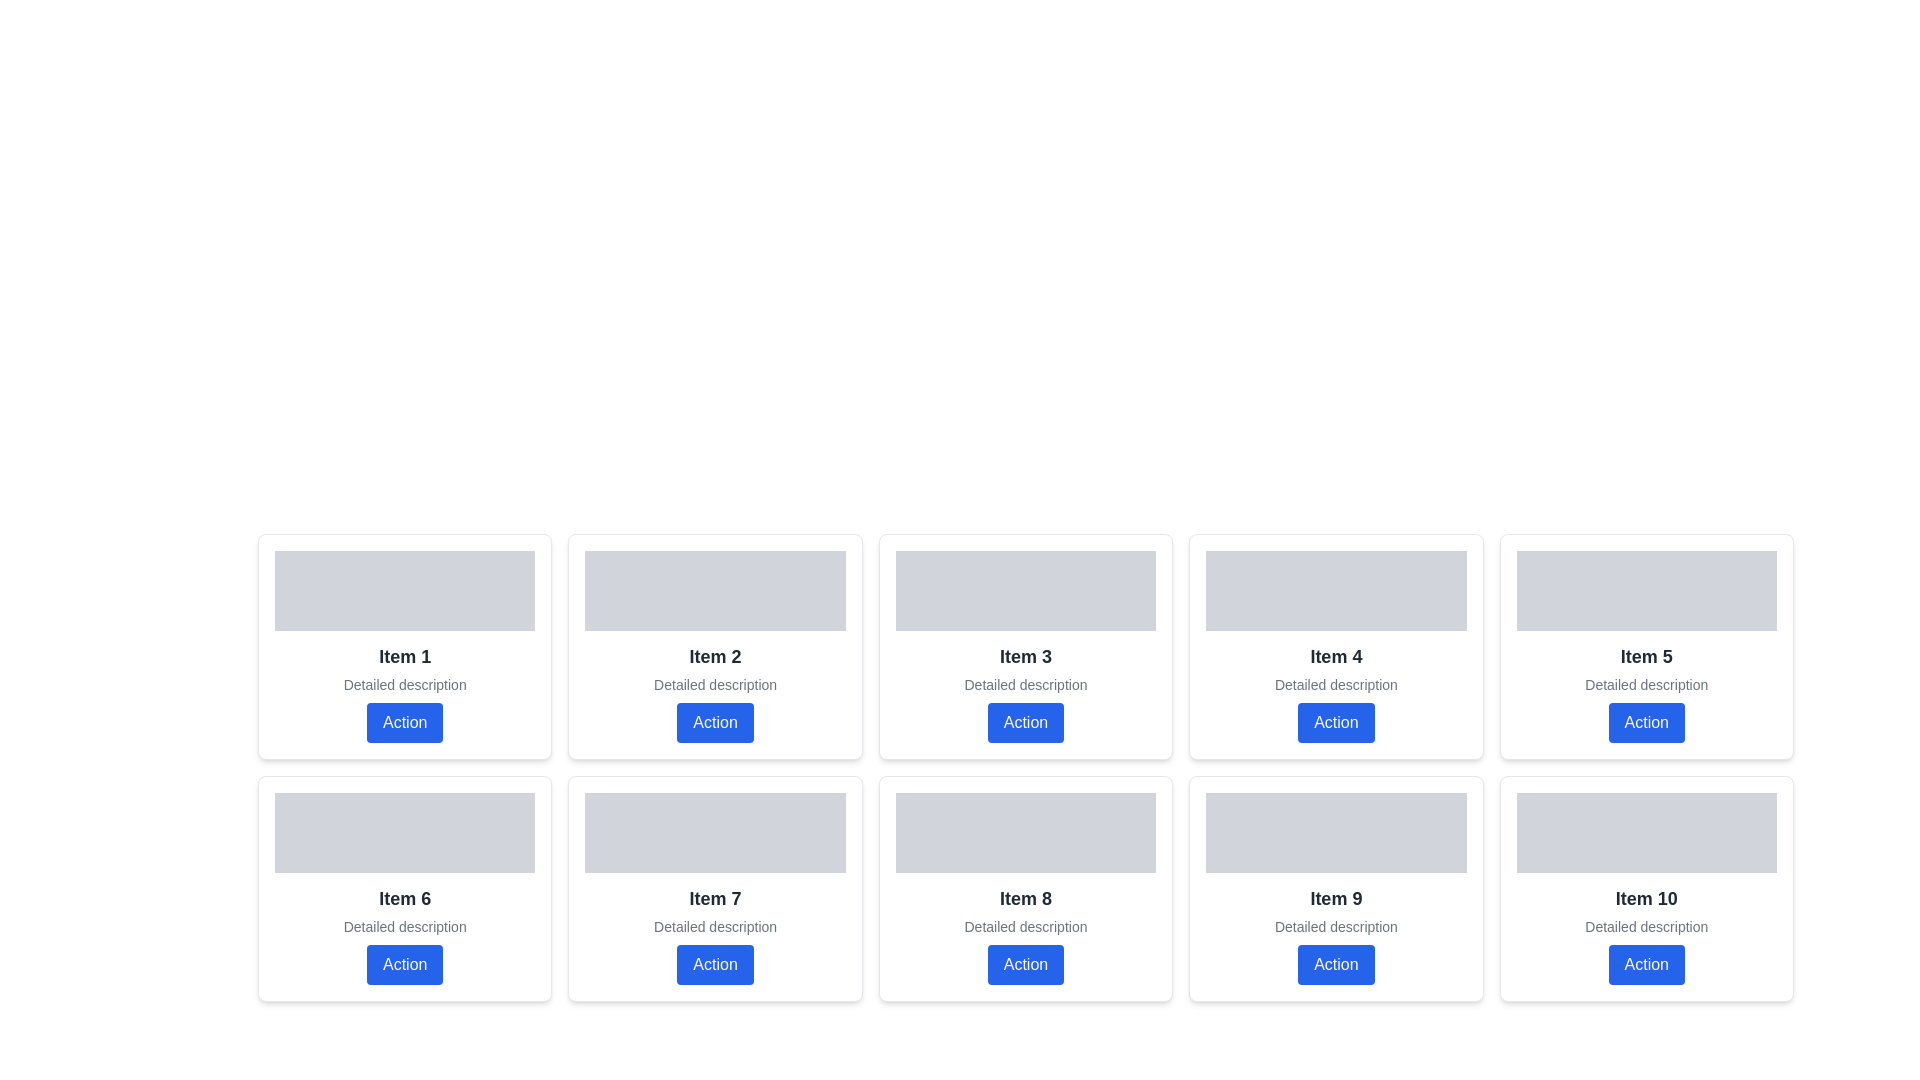 This screenshot has width=1920, height=1080. Describe the element at coordinates (1026, 656) in the screenshot. I see `the title of the third card in the first row of the grid, which serves as a label to identify the specific item within its card` at that location.